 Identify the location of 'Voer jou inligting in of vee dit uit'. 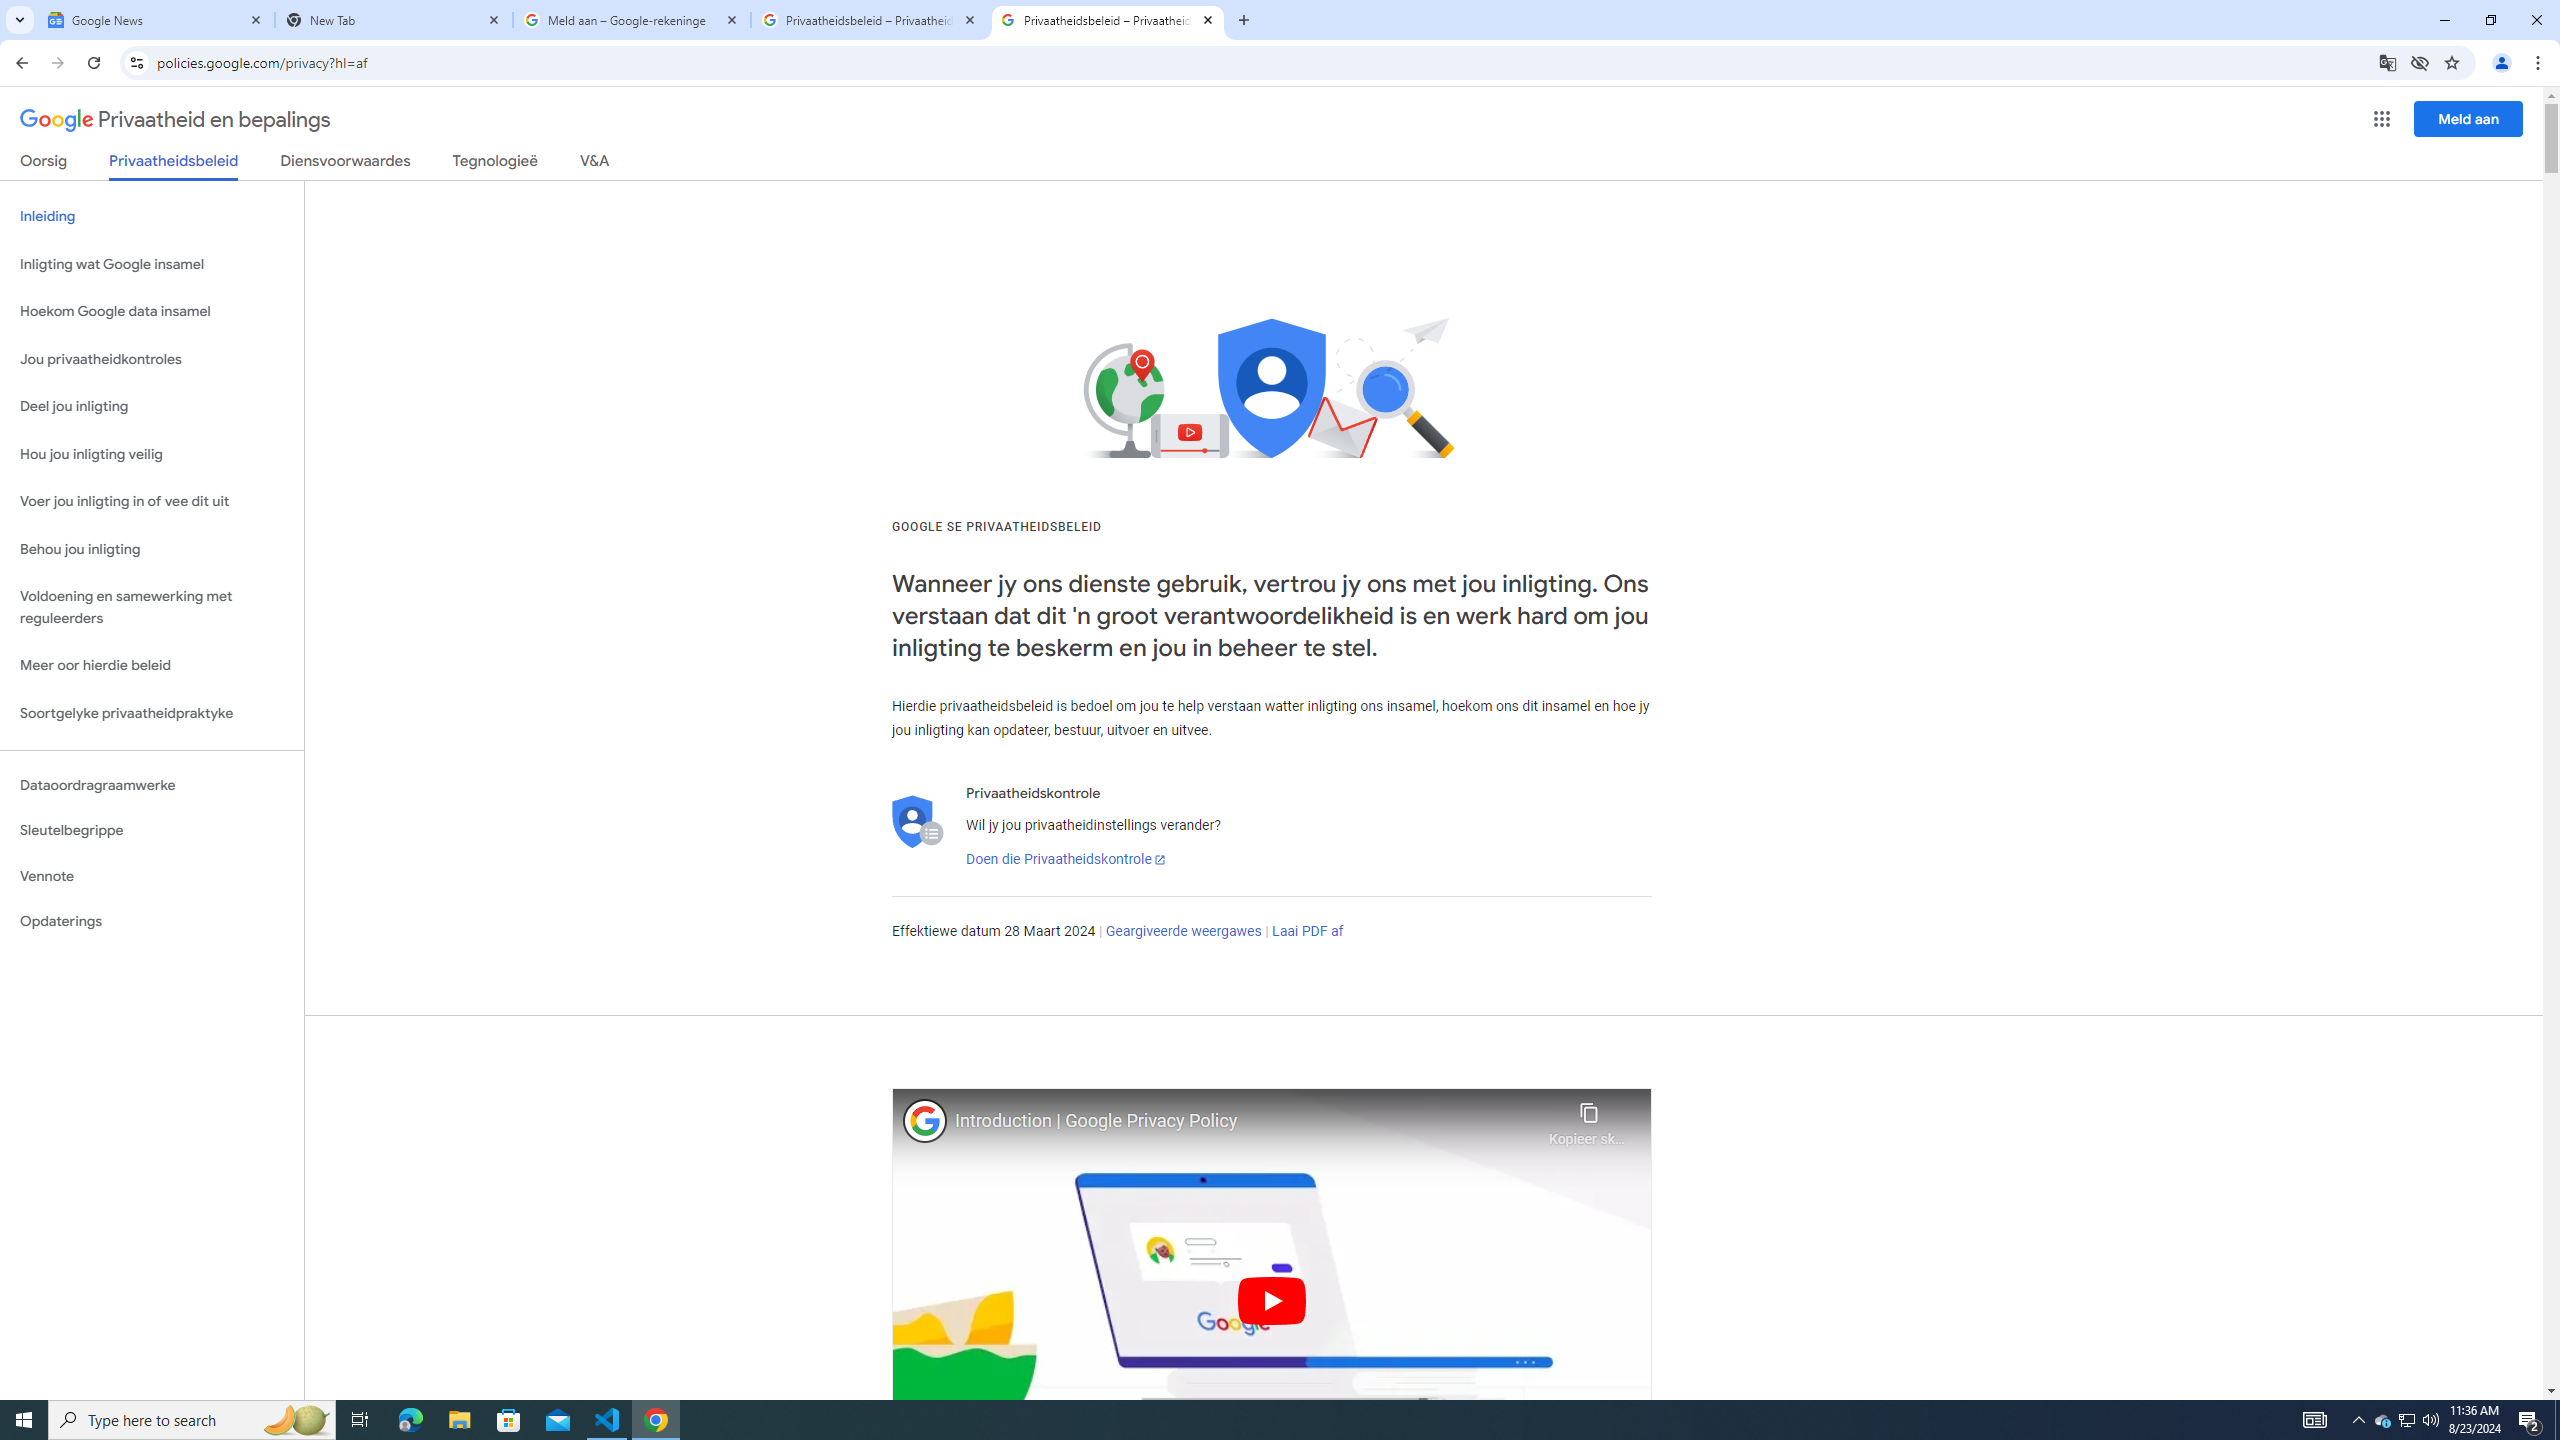
(151, 501).